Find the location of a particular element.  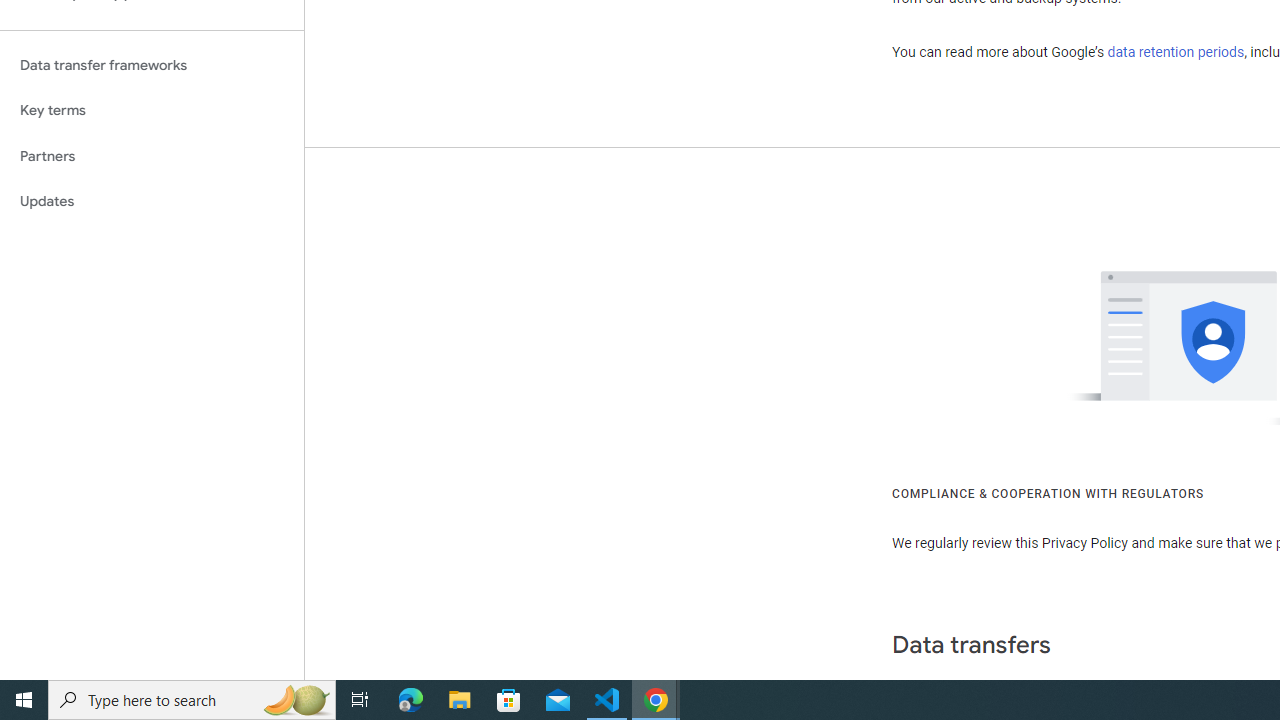

'data retention periods' is located at coordinates (1176, 51).